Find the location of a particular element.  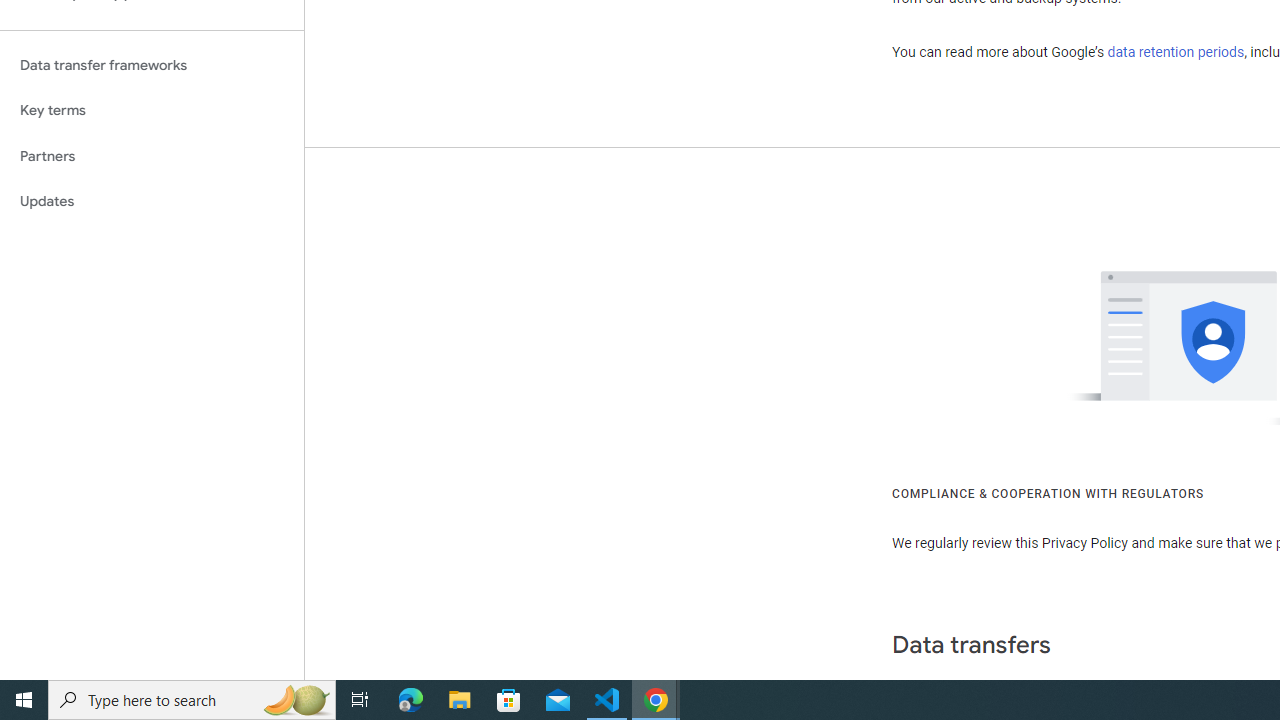

'data retention periods' is located at coordinates (1176, 51).